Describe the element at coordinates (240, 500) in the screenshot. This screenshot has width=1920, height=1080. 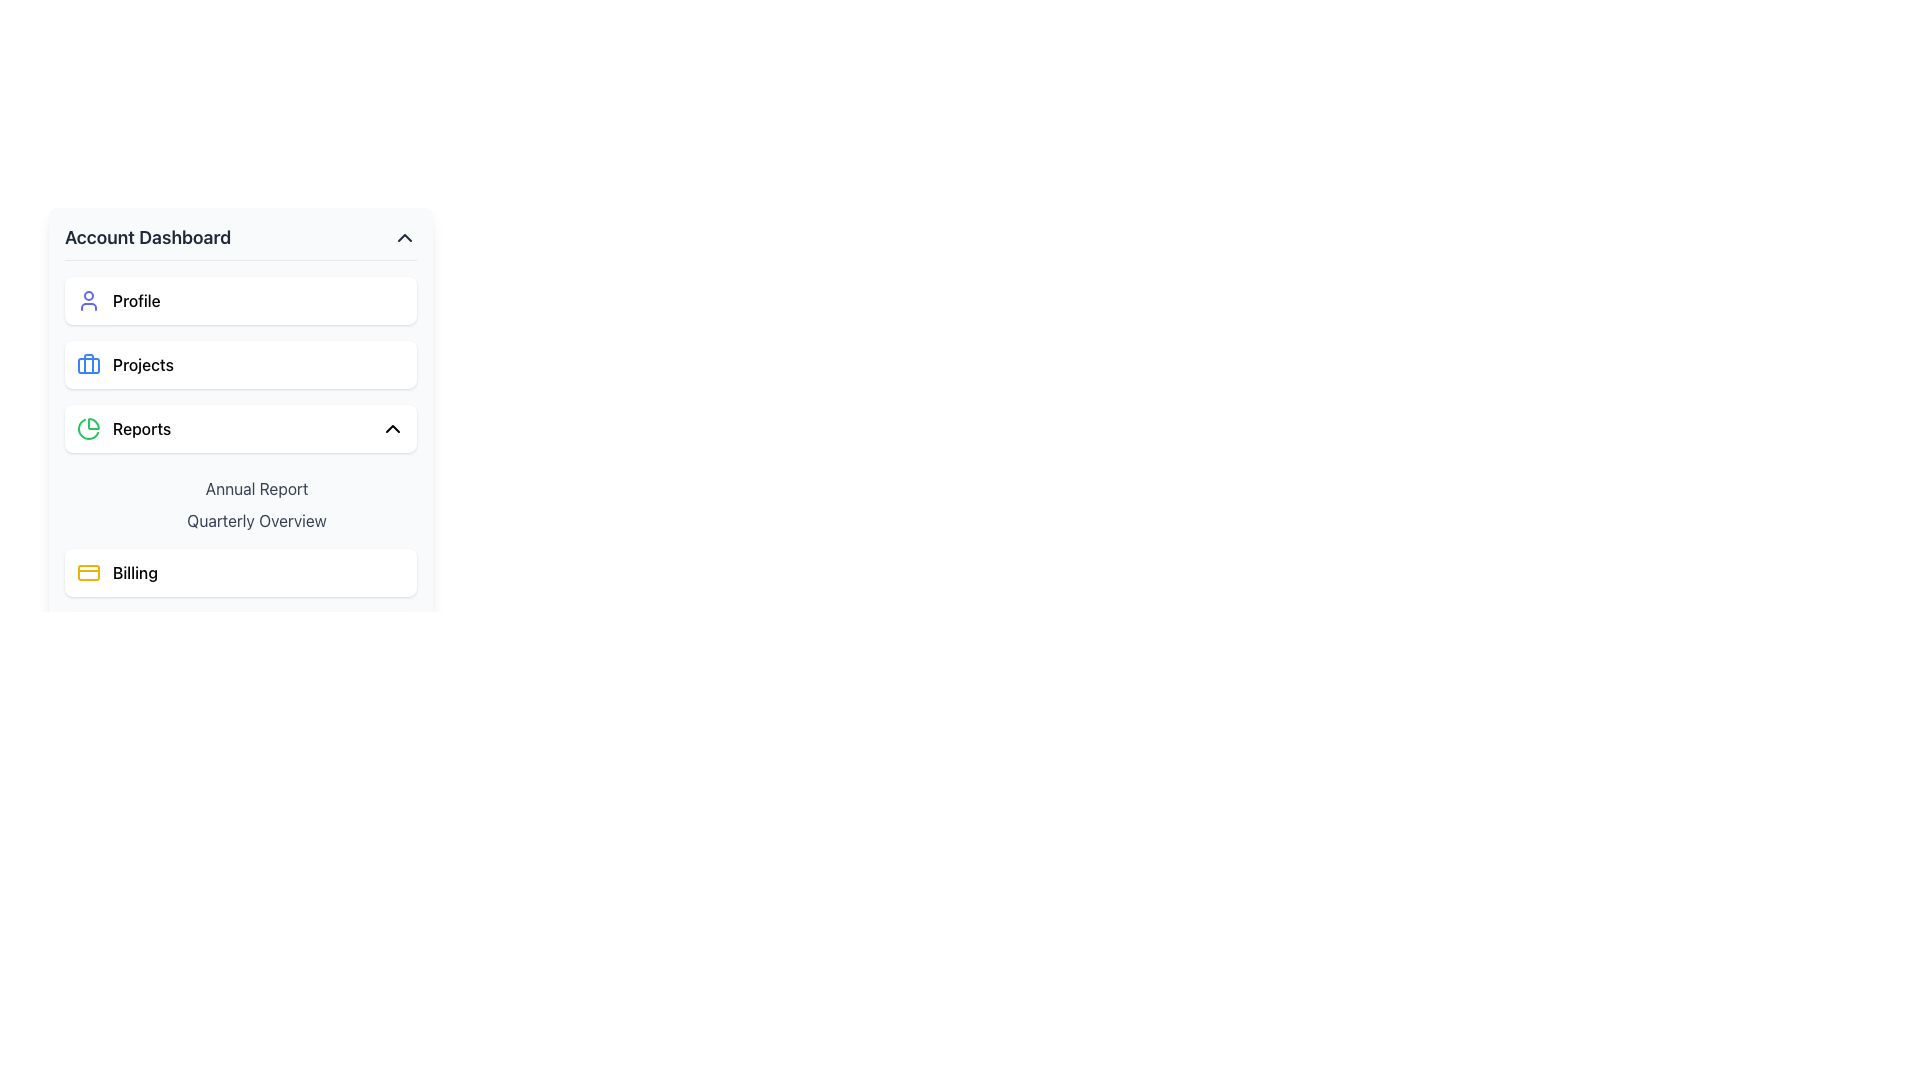
I see `the submenu entry 'Annual Report' from the collapsible menu in the Account Dashboard, which is a vertical list of menu items with a light gray rounded rectangle` at that location.